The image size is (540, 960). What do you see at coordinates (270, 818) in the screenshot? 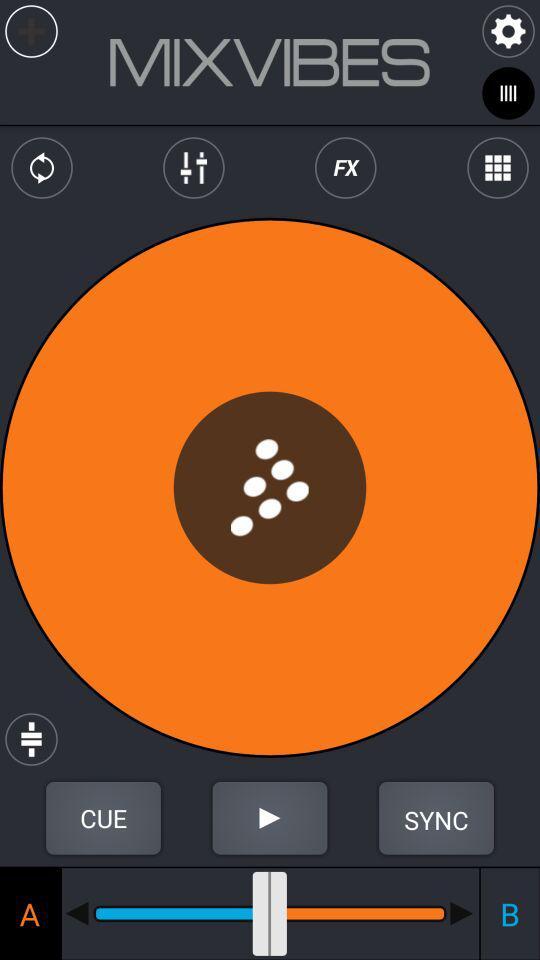
I see `the play icon` at bounding box center [270, 818].